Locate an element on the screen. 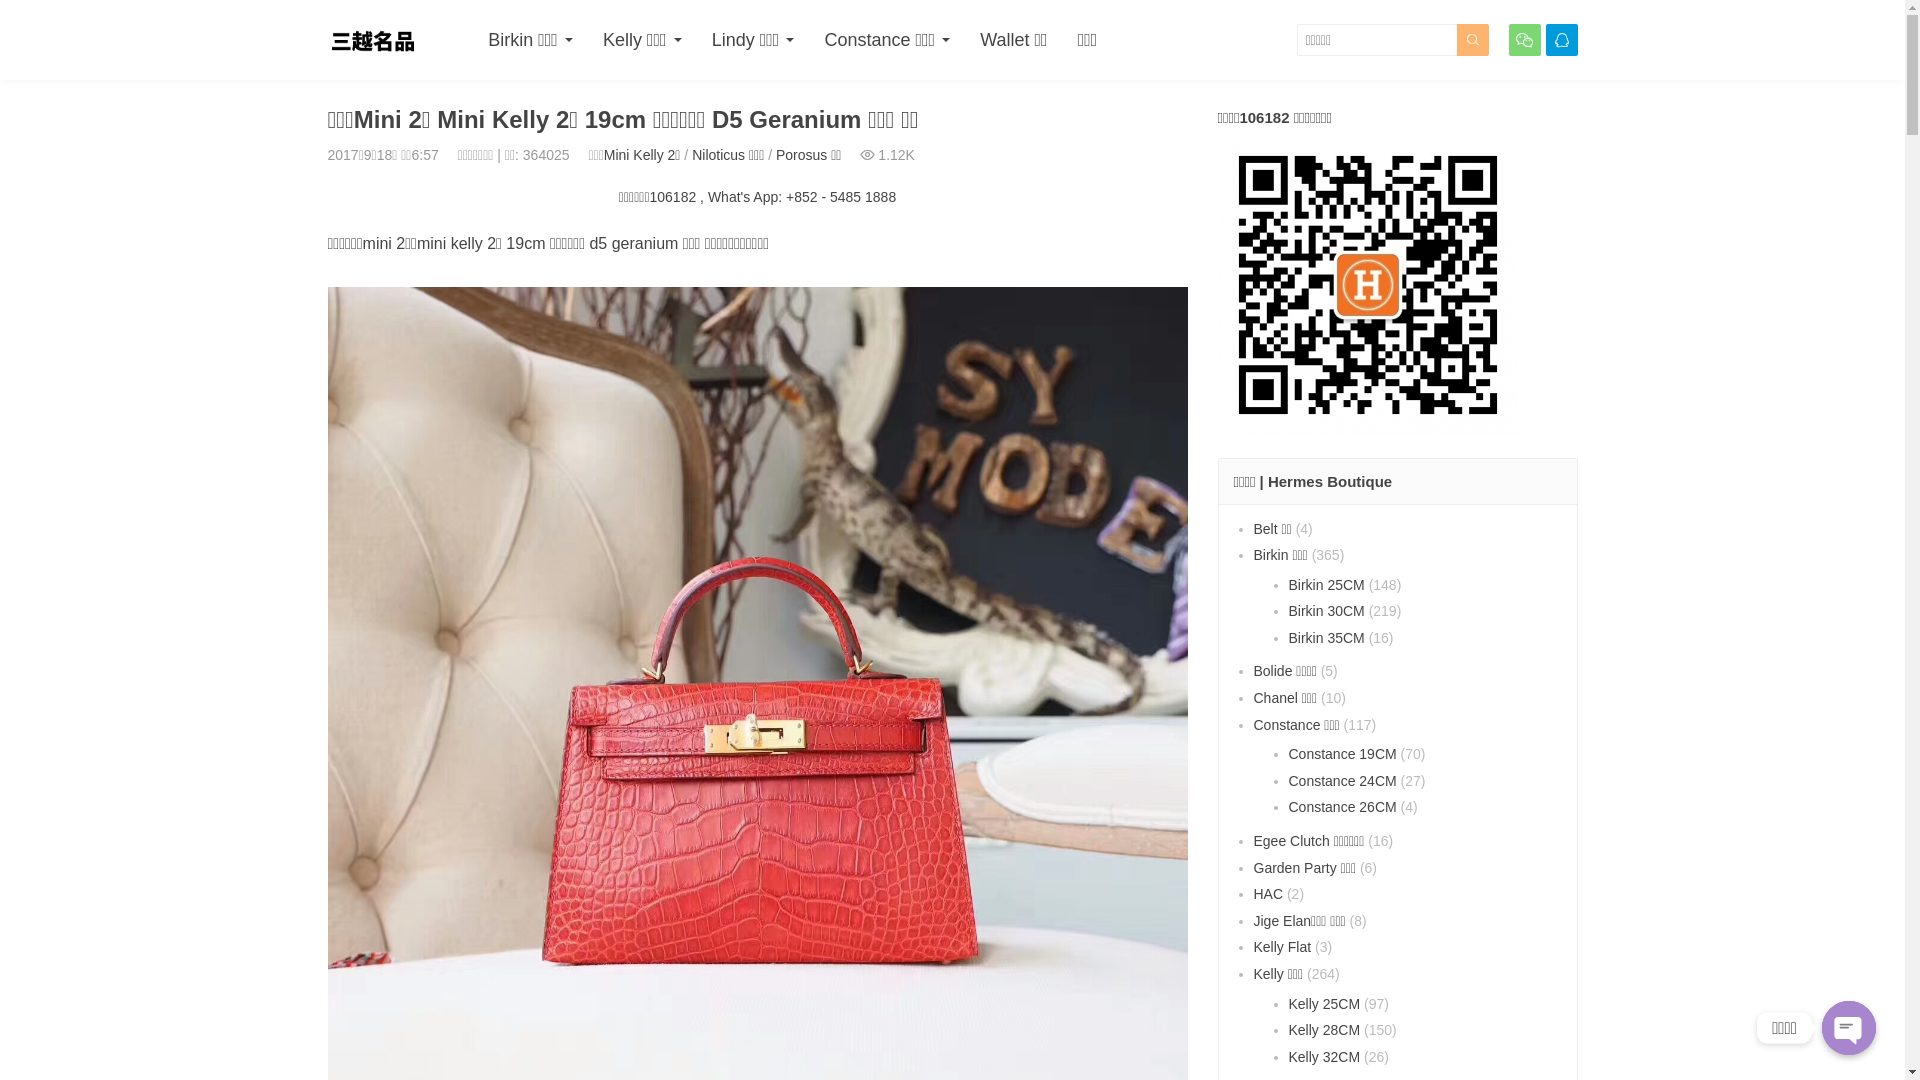 Image resolution: width=1920 pixels, height=1080 pixels. 'HAC' is located at coordinates (1267, 893).